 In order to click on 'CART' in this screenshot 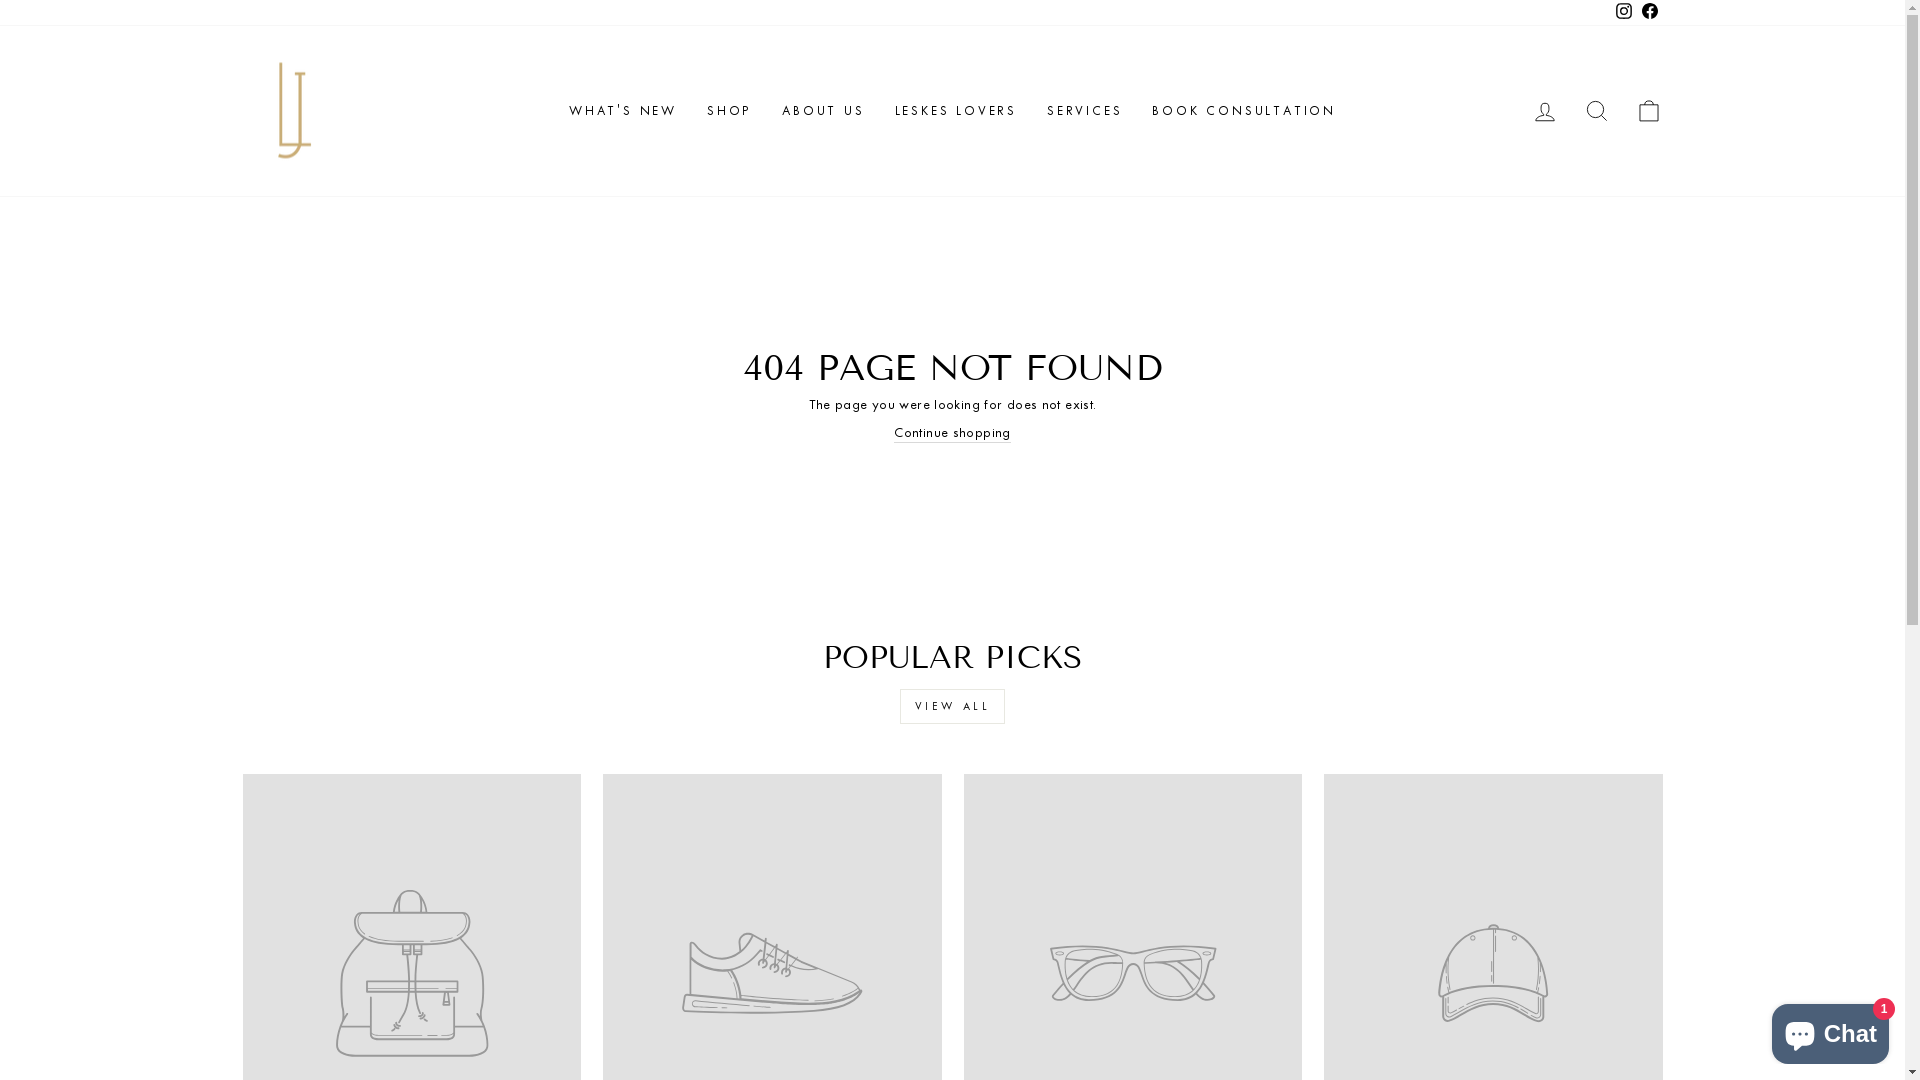, I will do `click(1622, 111)`.